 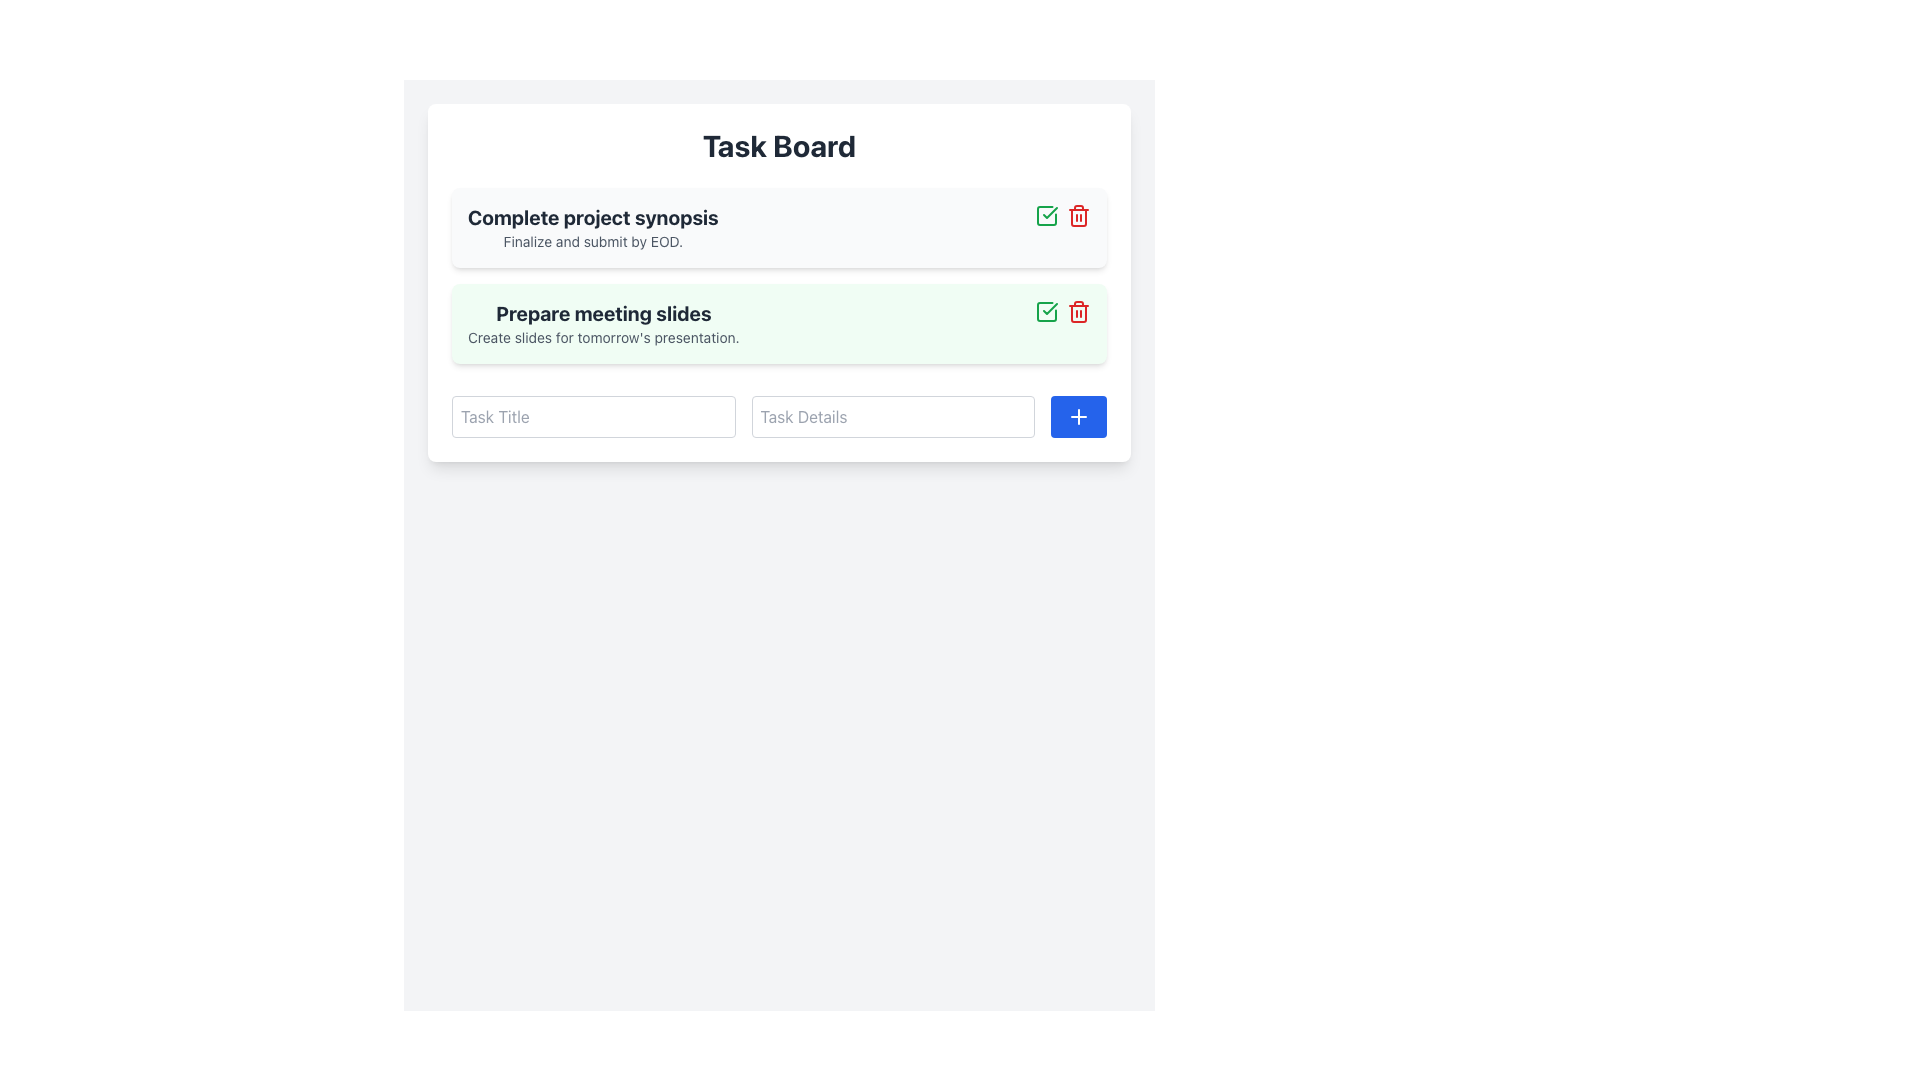 I want to click on the non-interactive text label that serves as the title of the task, located at the top of the first task card in the task board, so click(x=592, y=218).